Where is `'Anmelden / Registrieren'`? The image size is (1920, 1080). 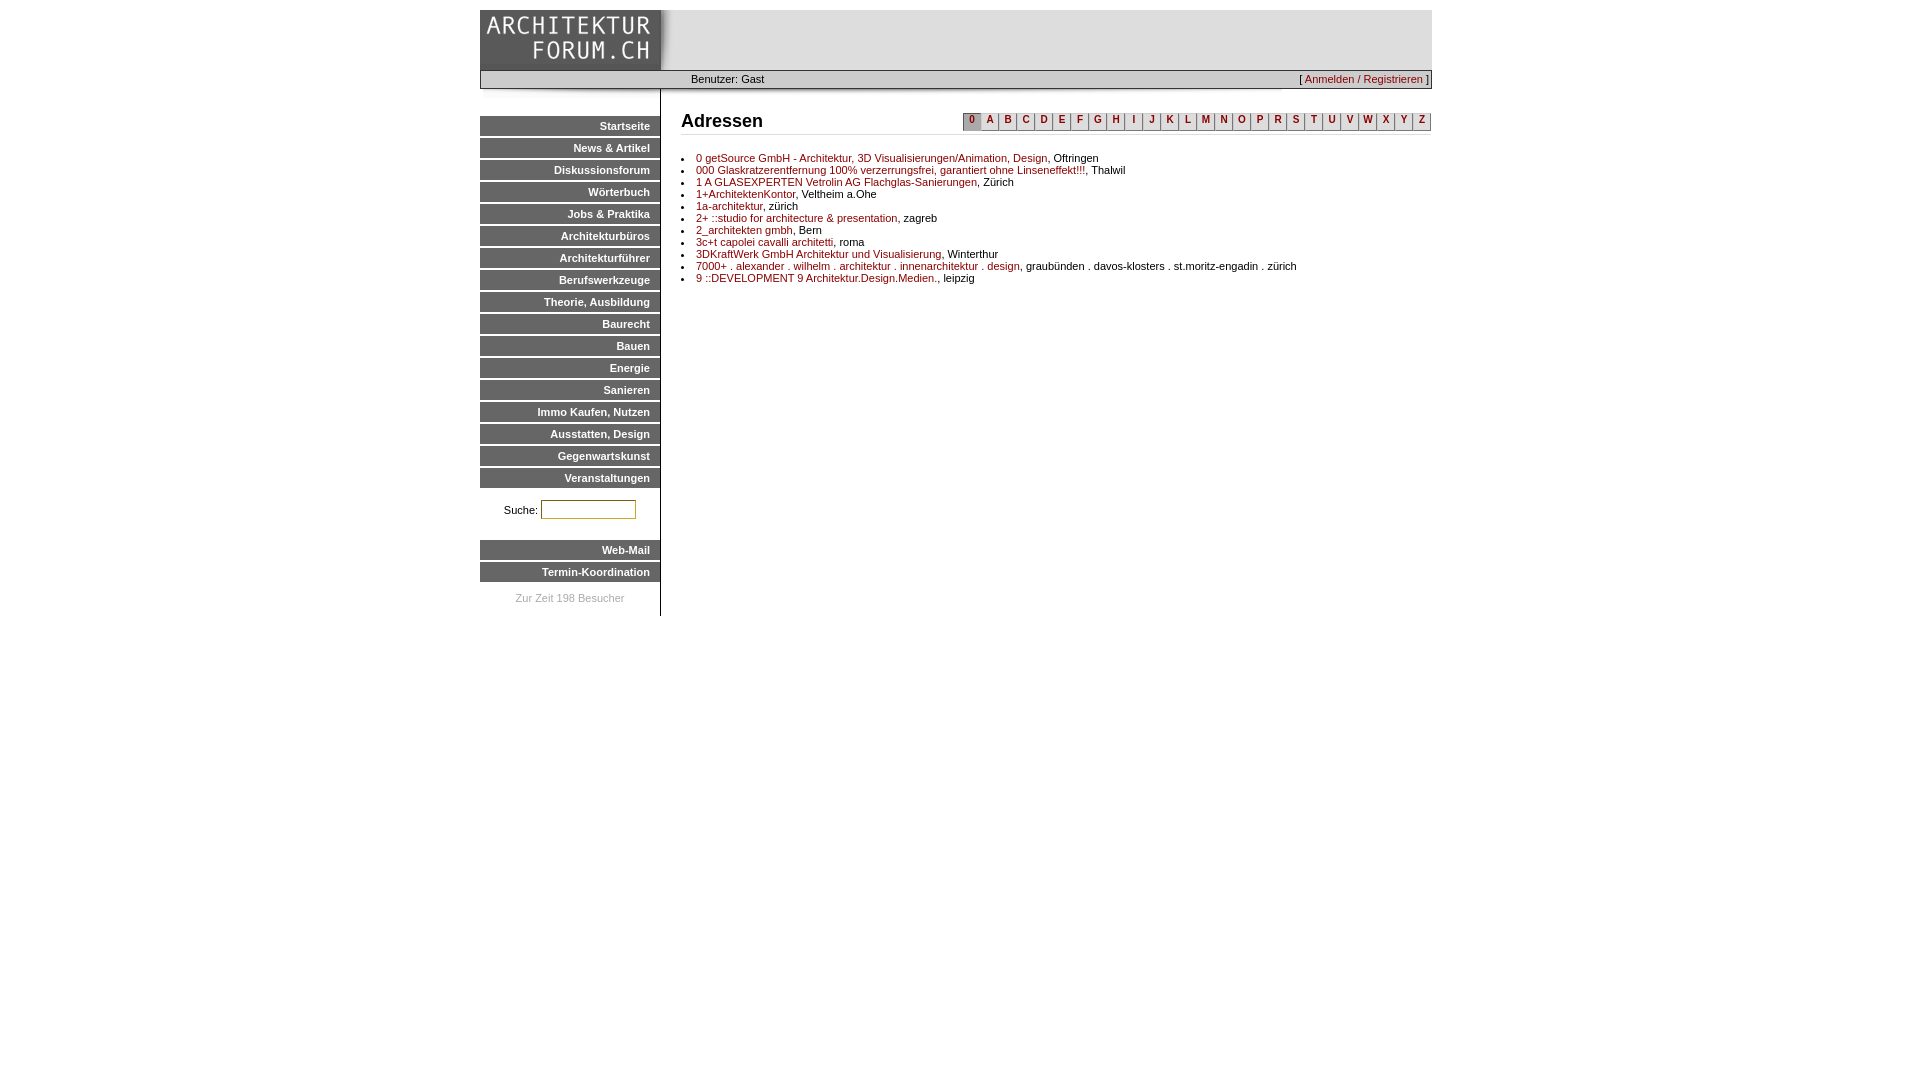
'Anmelden / Registrieren' is located at coordinates (1305, 77).